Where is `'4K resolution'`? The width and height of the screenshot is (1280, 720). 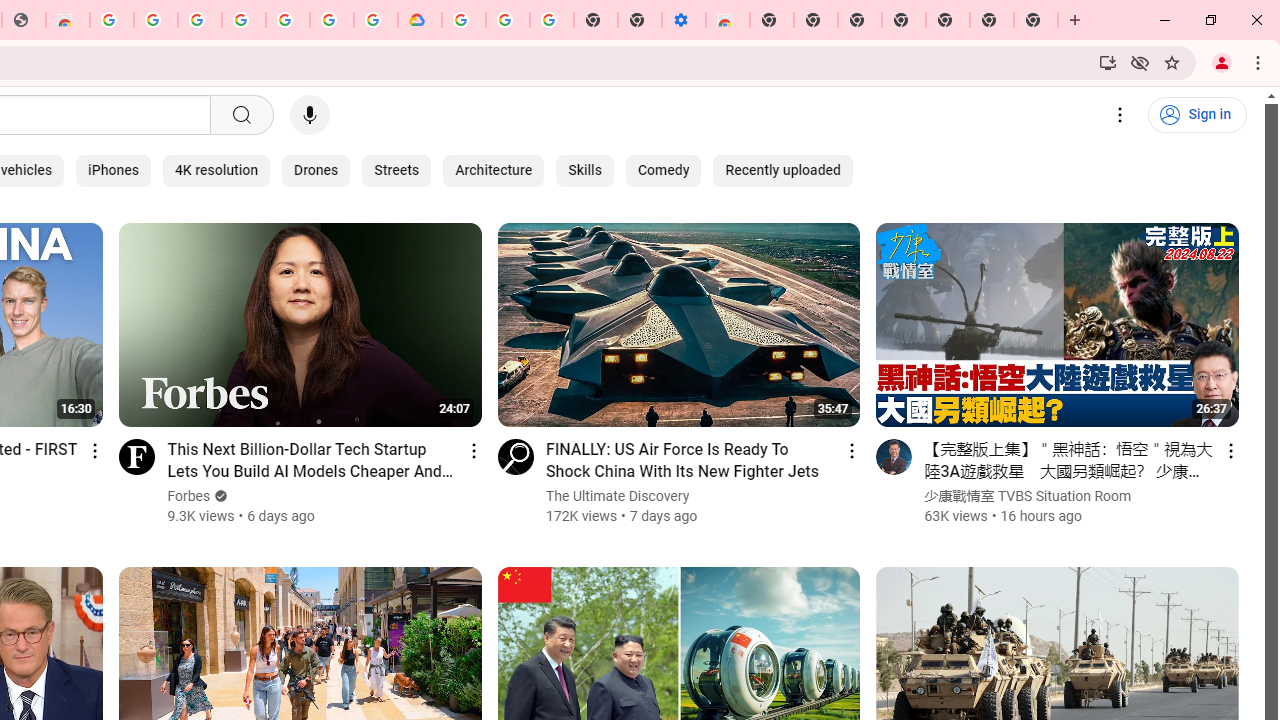 '4K resolution' is located at coordinates (216, 170).